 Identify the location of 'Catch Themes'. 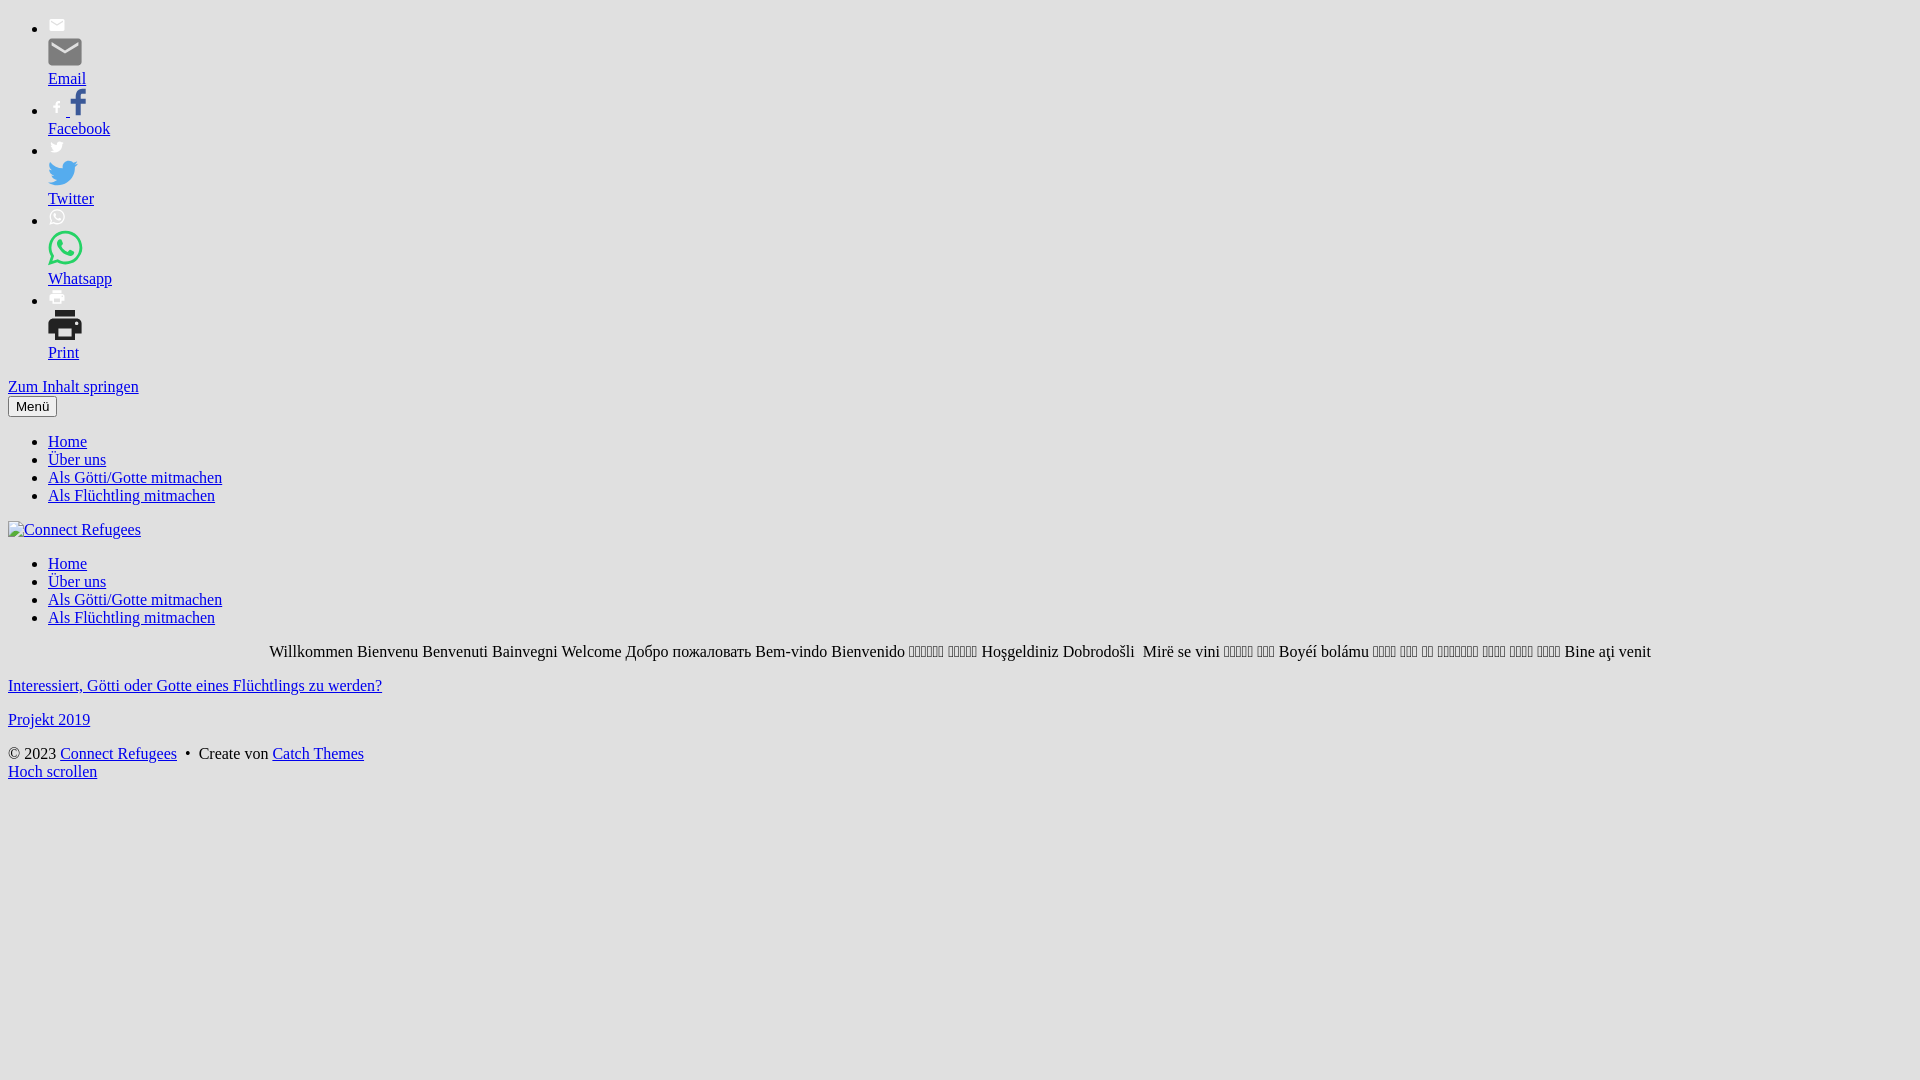
(316, 753).